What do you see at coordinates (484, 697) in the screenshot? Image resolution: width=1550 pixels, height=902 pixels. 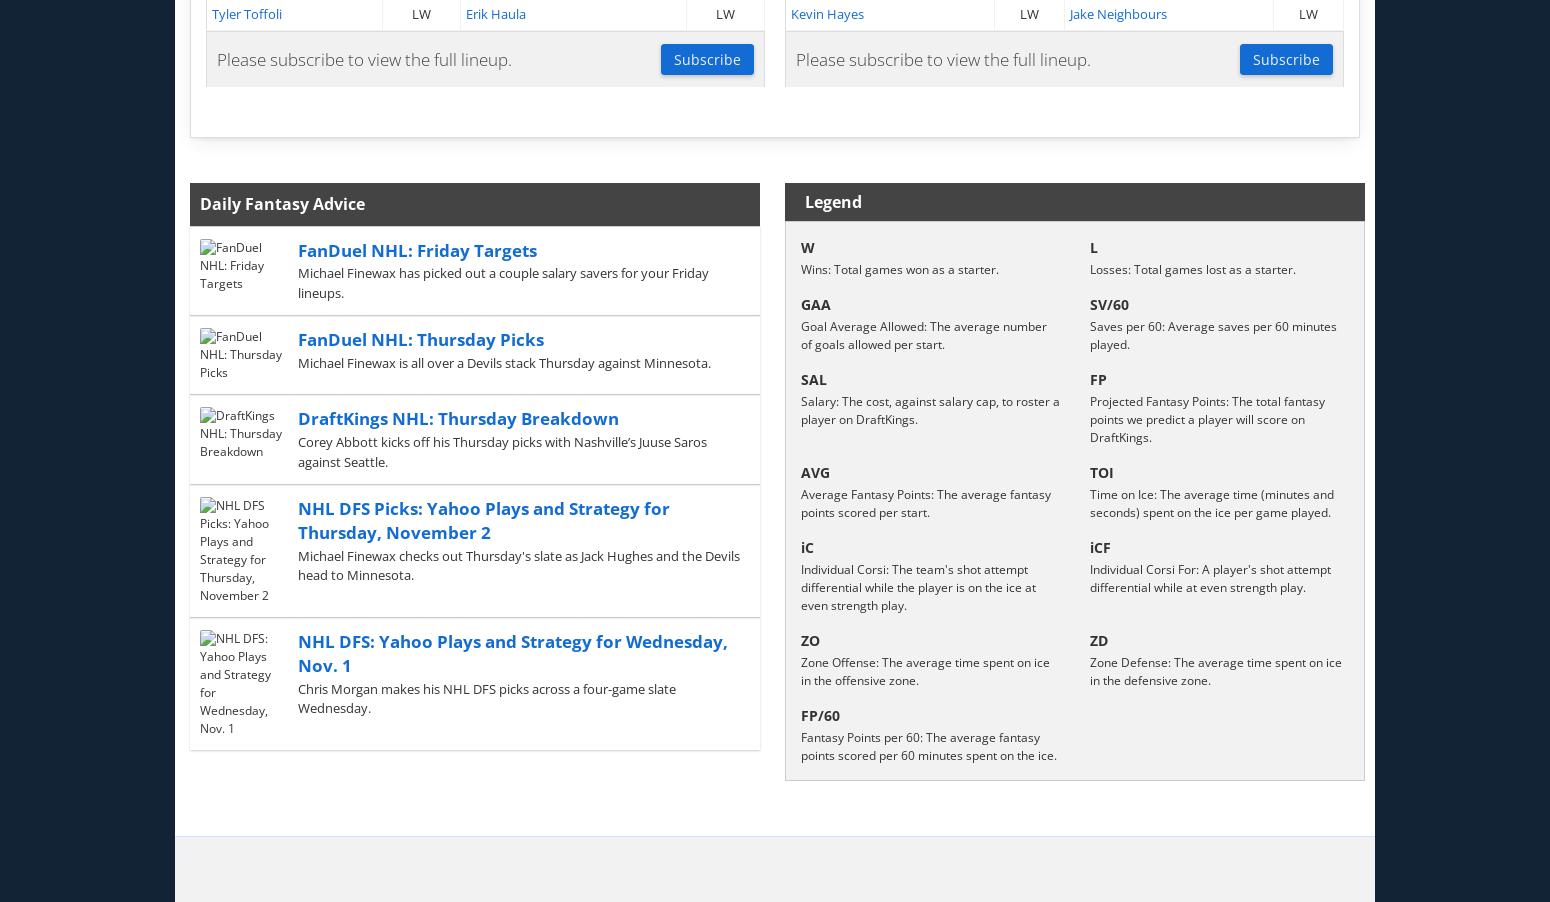 I see `'Chris Morgan makes his NHL DFS picks across a four-game slate Wednesday.'` at bounding box center [484, 697].